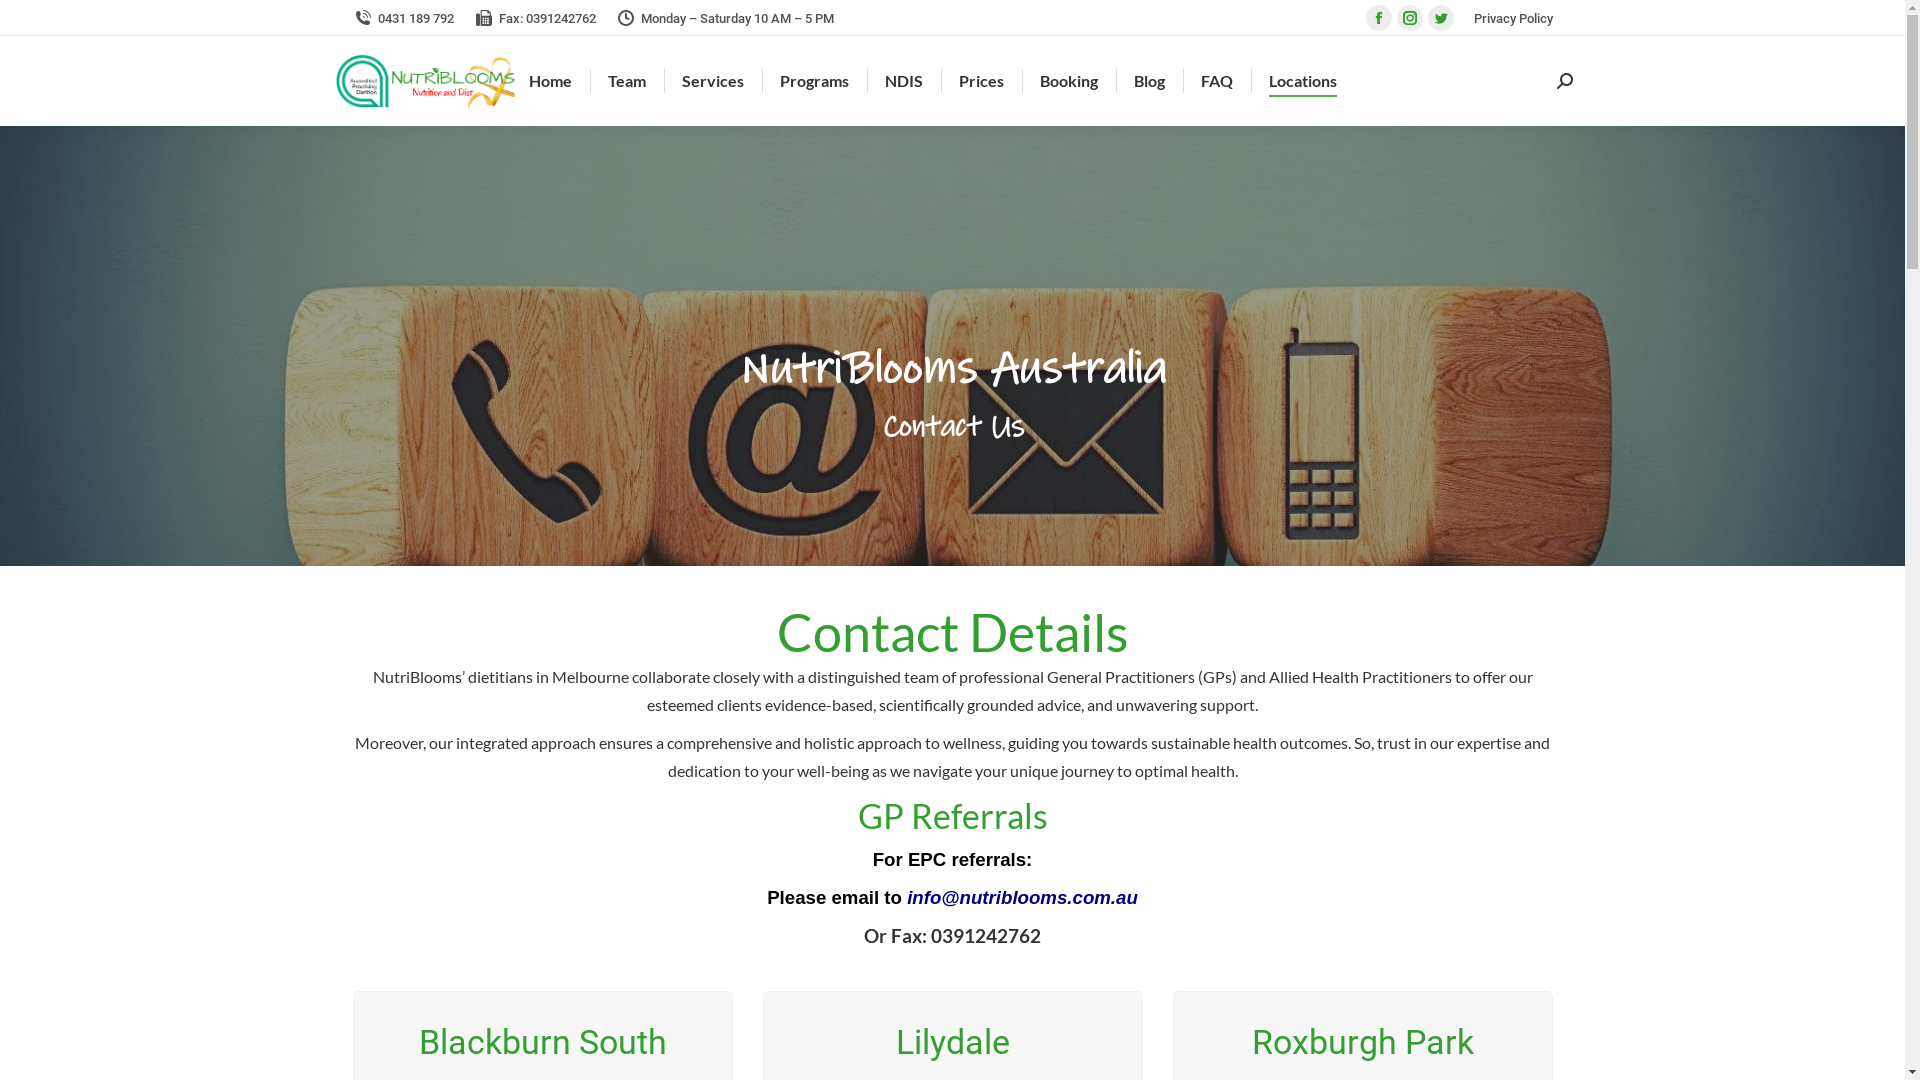 The image size is (1920, 1080). Describe the element at coordinates (534, 17) in the screenshot. I see `'Fax: 0391242762'` at that location.